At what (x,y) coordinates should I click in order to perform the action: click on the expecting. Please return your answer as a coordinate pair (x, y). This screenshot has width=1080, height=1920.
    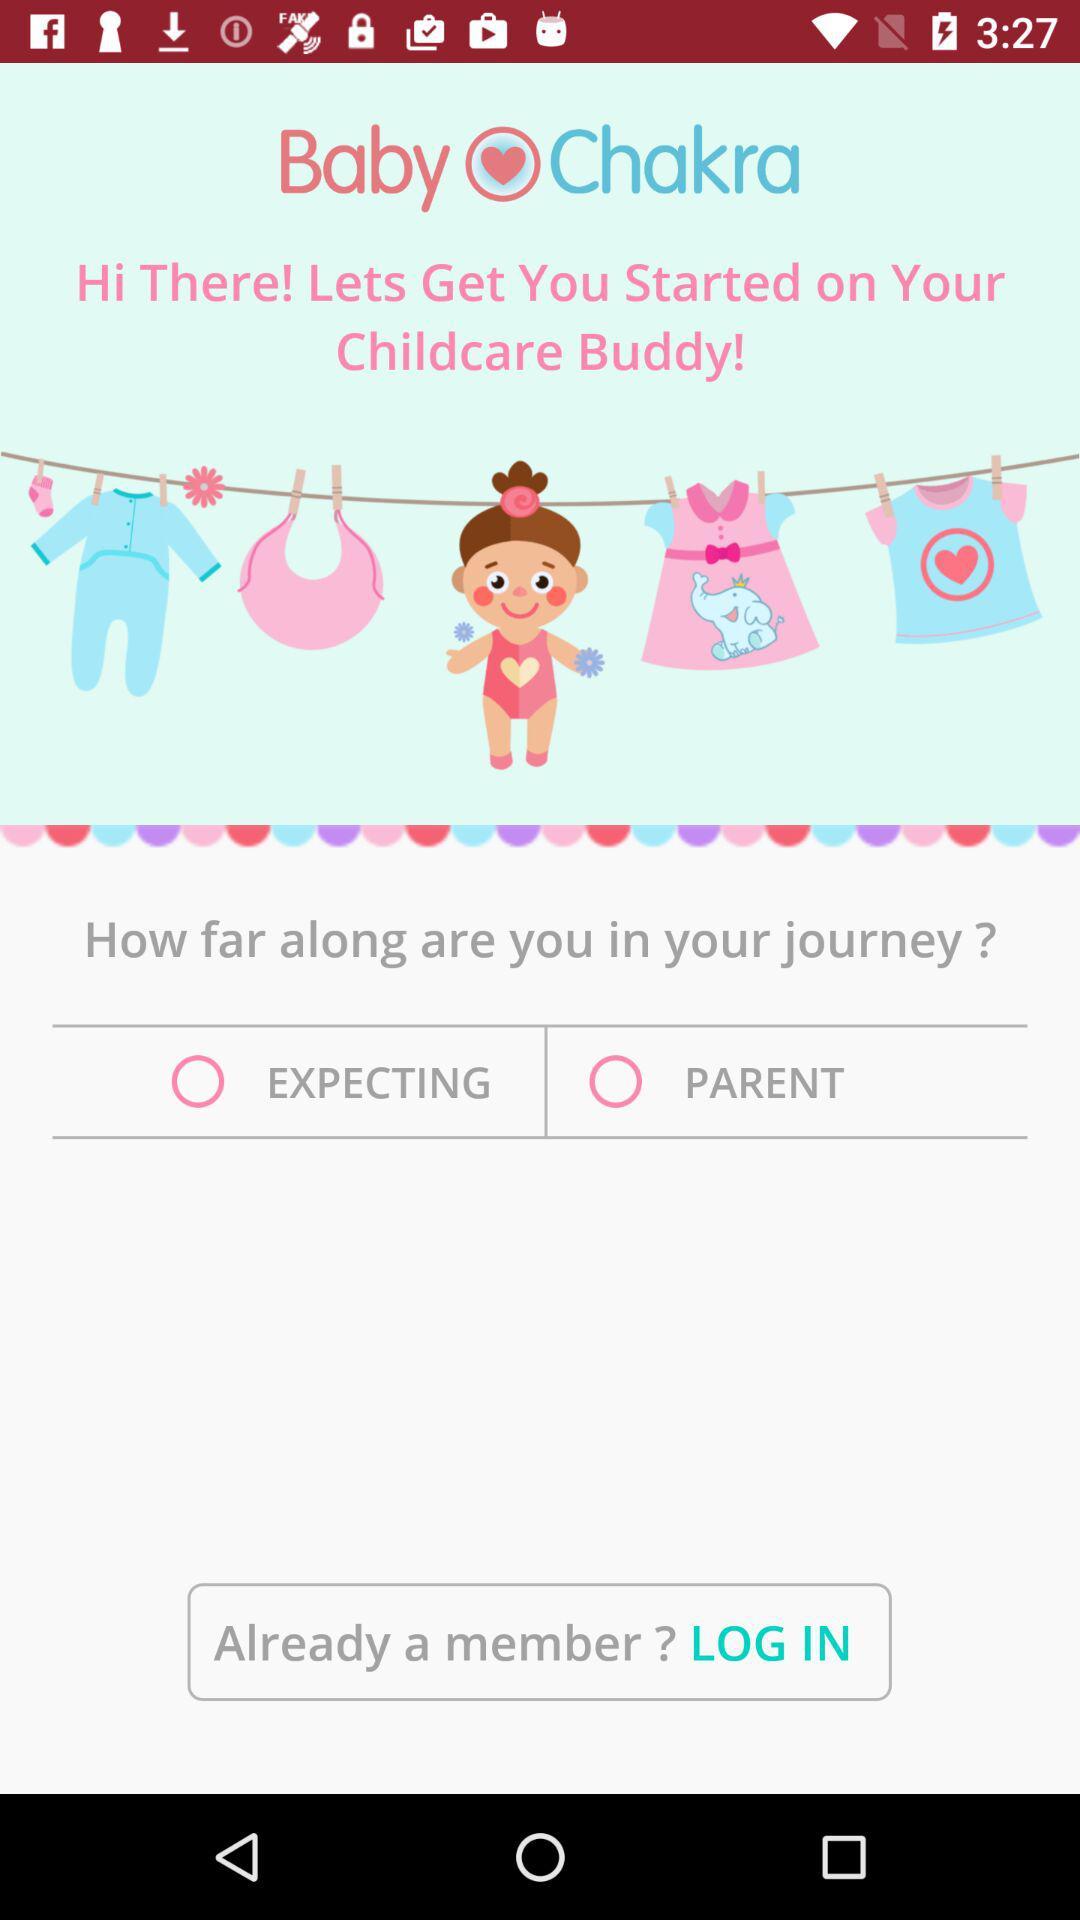
    Looking at the image, I should click on (336, 1080).